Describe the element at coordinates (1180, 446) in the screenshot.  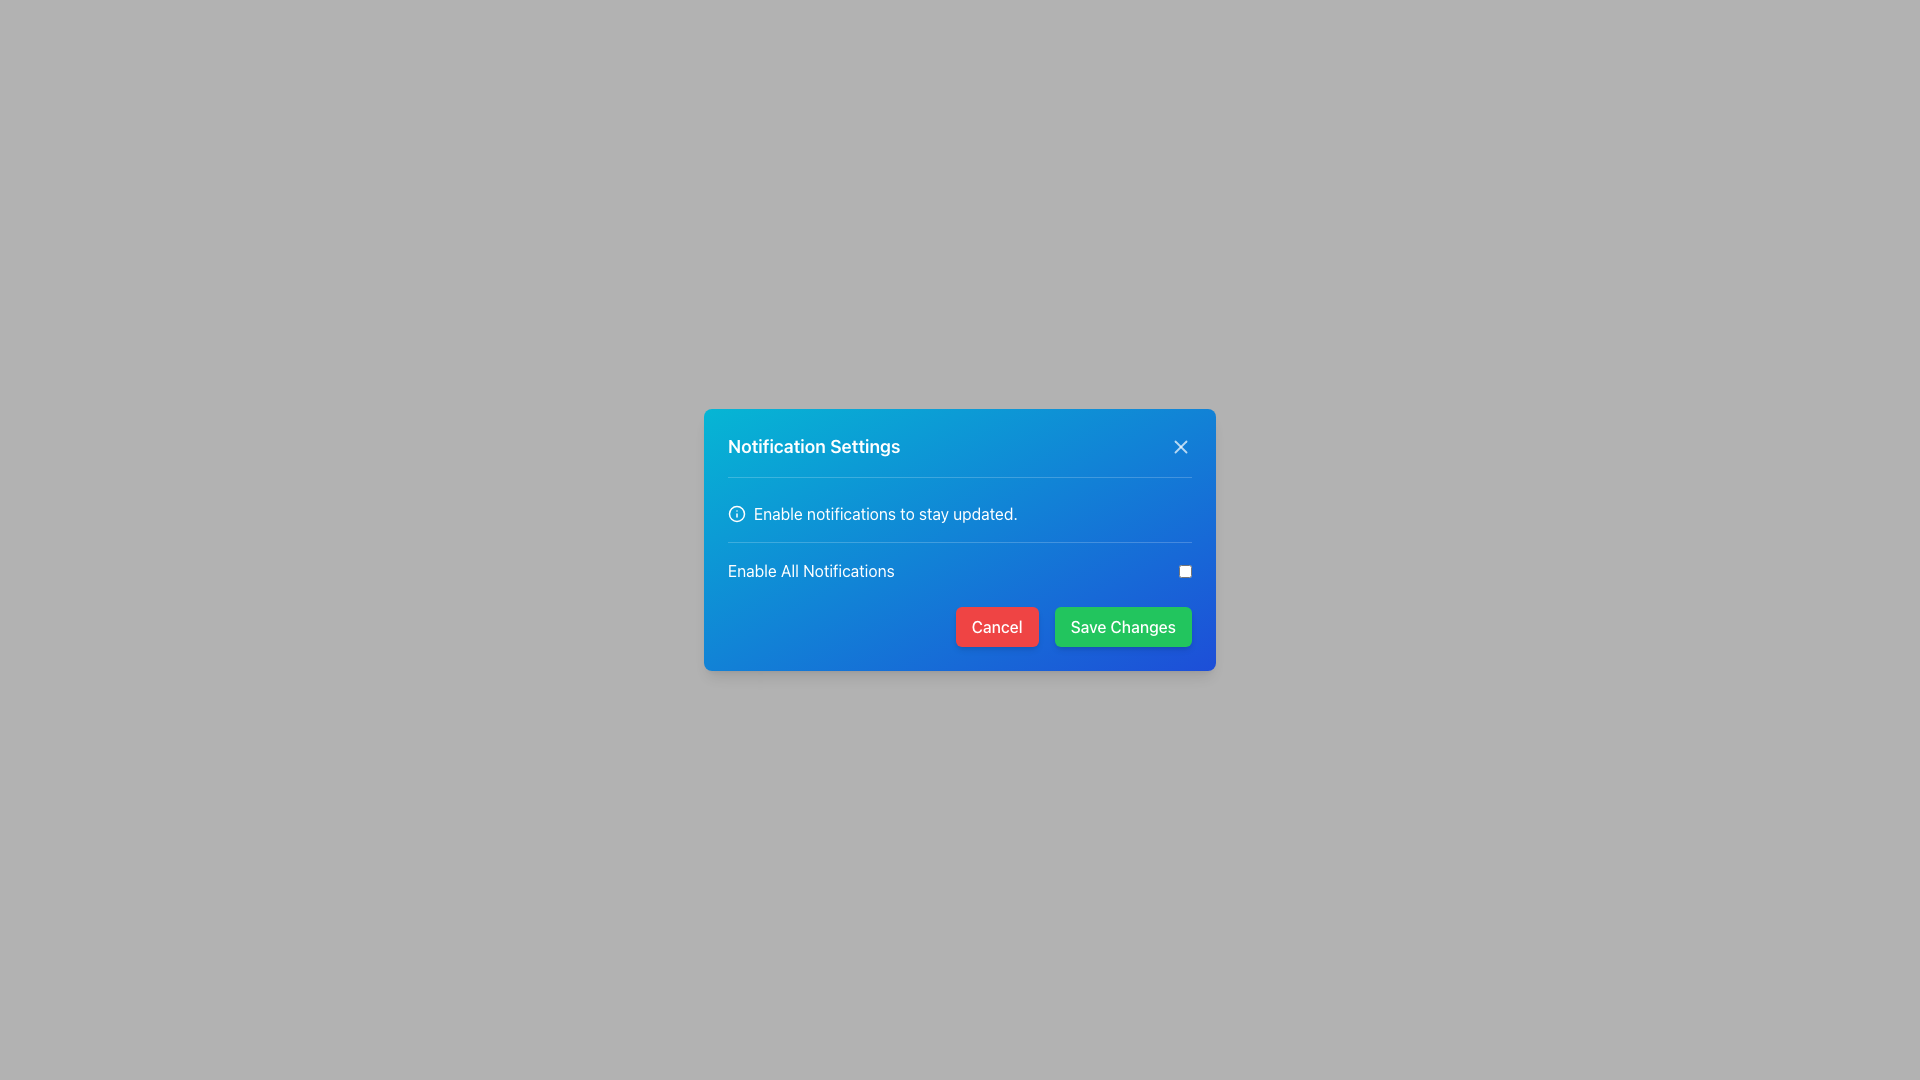
I see `the close button located in the top-right corner of the 'Notification Settings' modal window` at that location.